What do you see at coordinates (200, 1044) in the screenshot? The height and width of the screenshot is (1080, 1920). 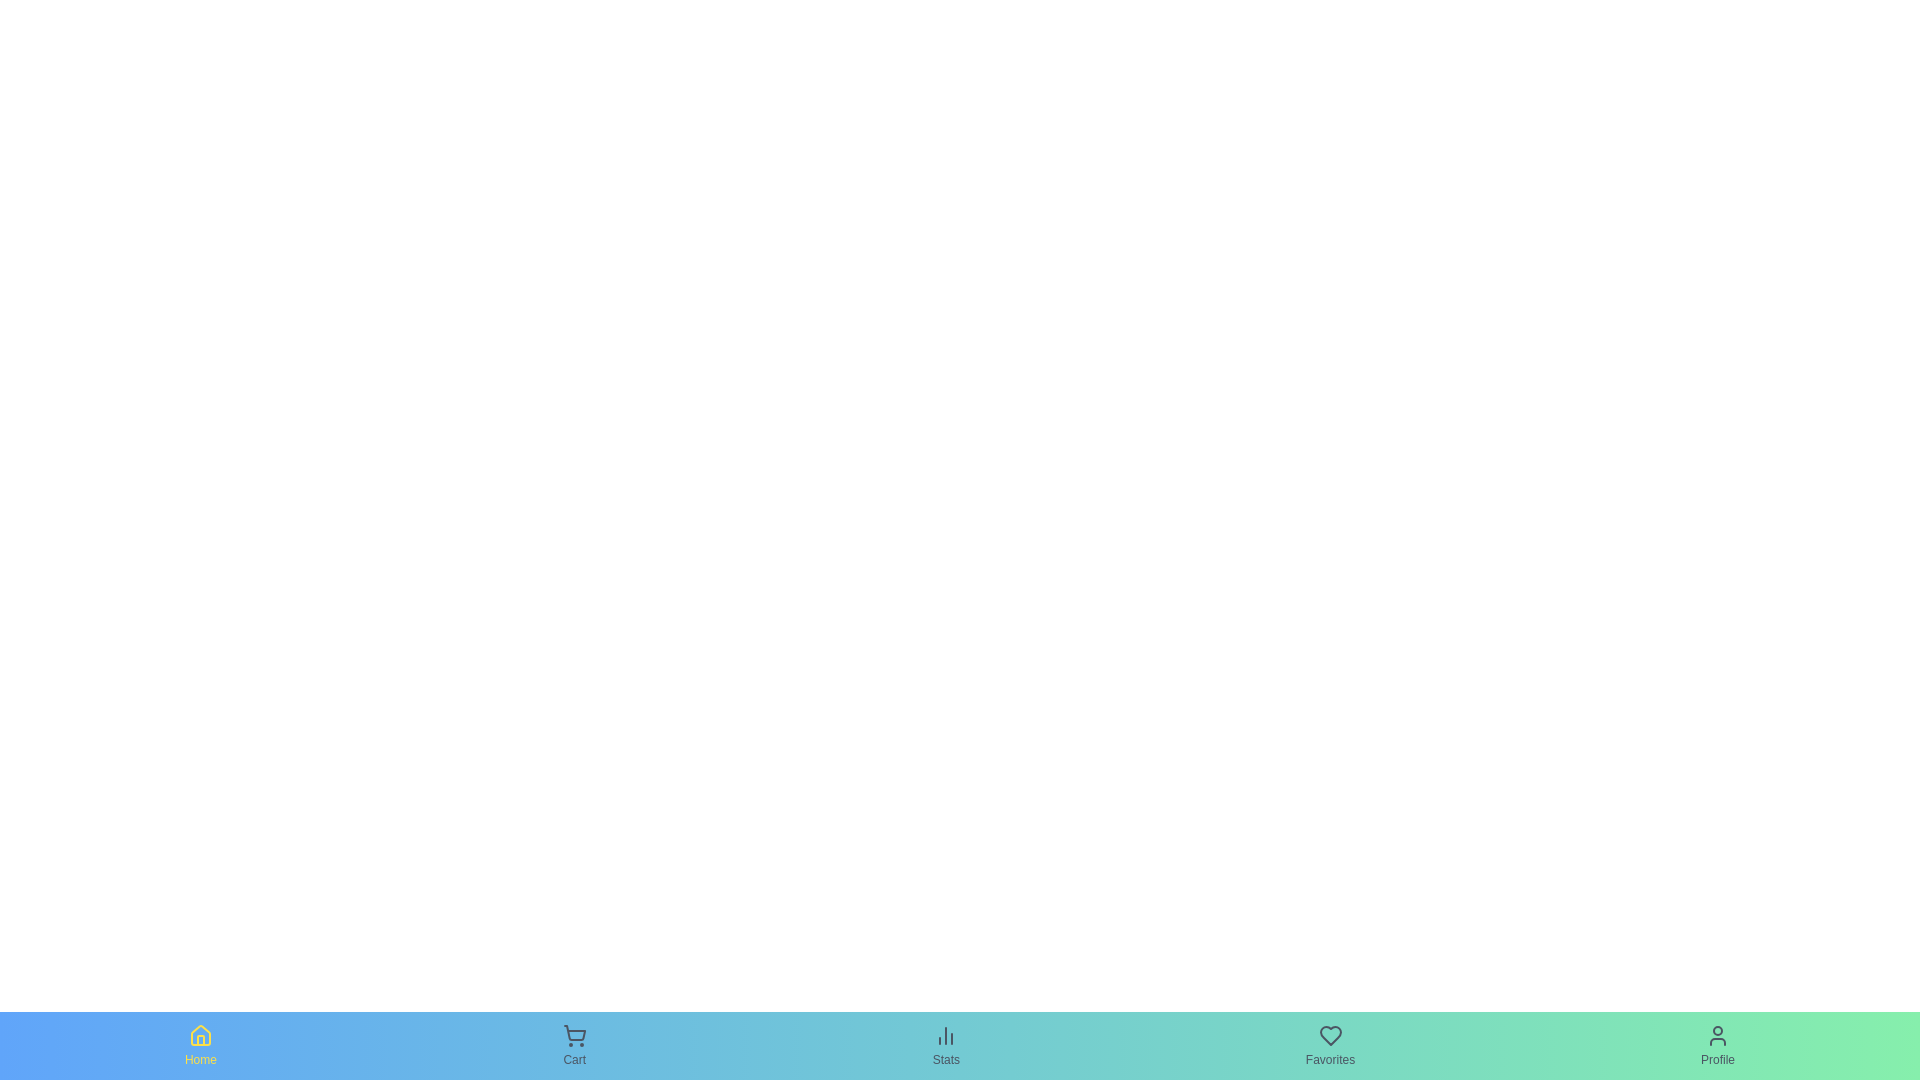 I see `the Home tab to observe its hover effect` at bounding box center [200, 1044].